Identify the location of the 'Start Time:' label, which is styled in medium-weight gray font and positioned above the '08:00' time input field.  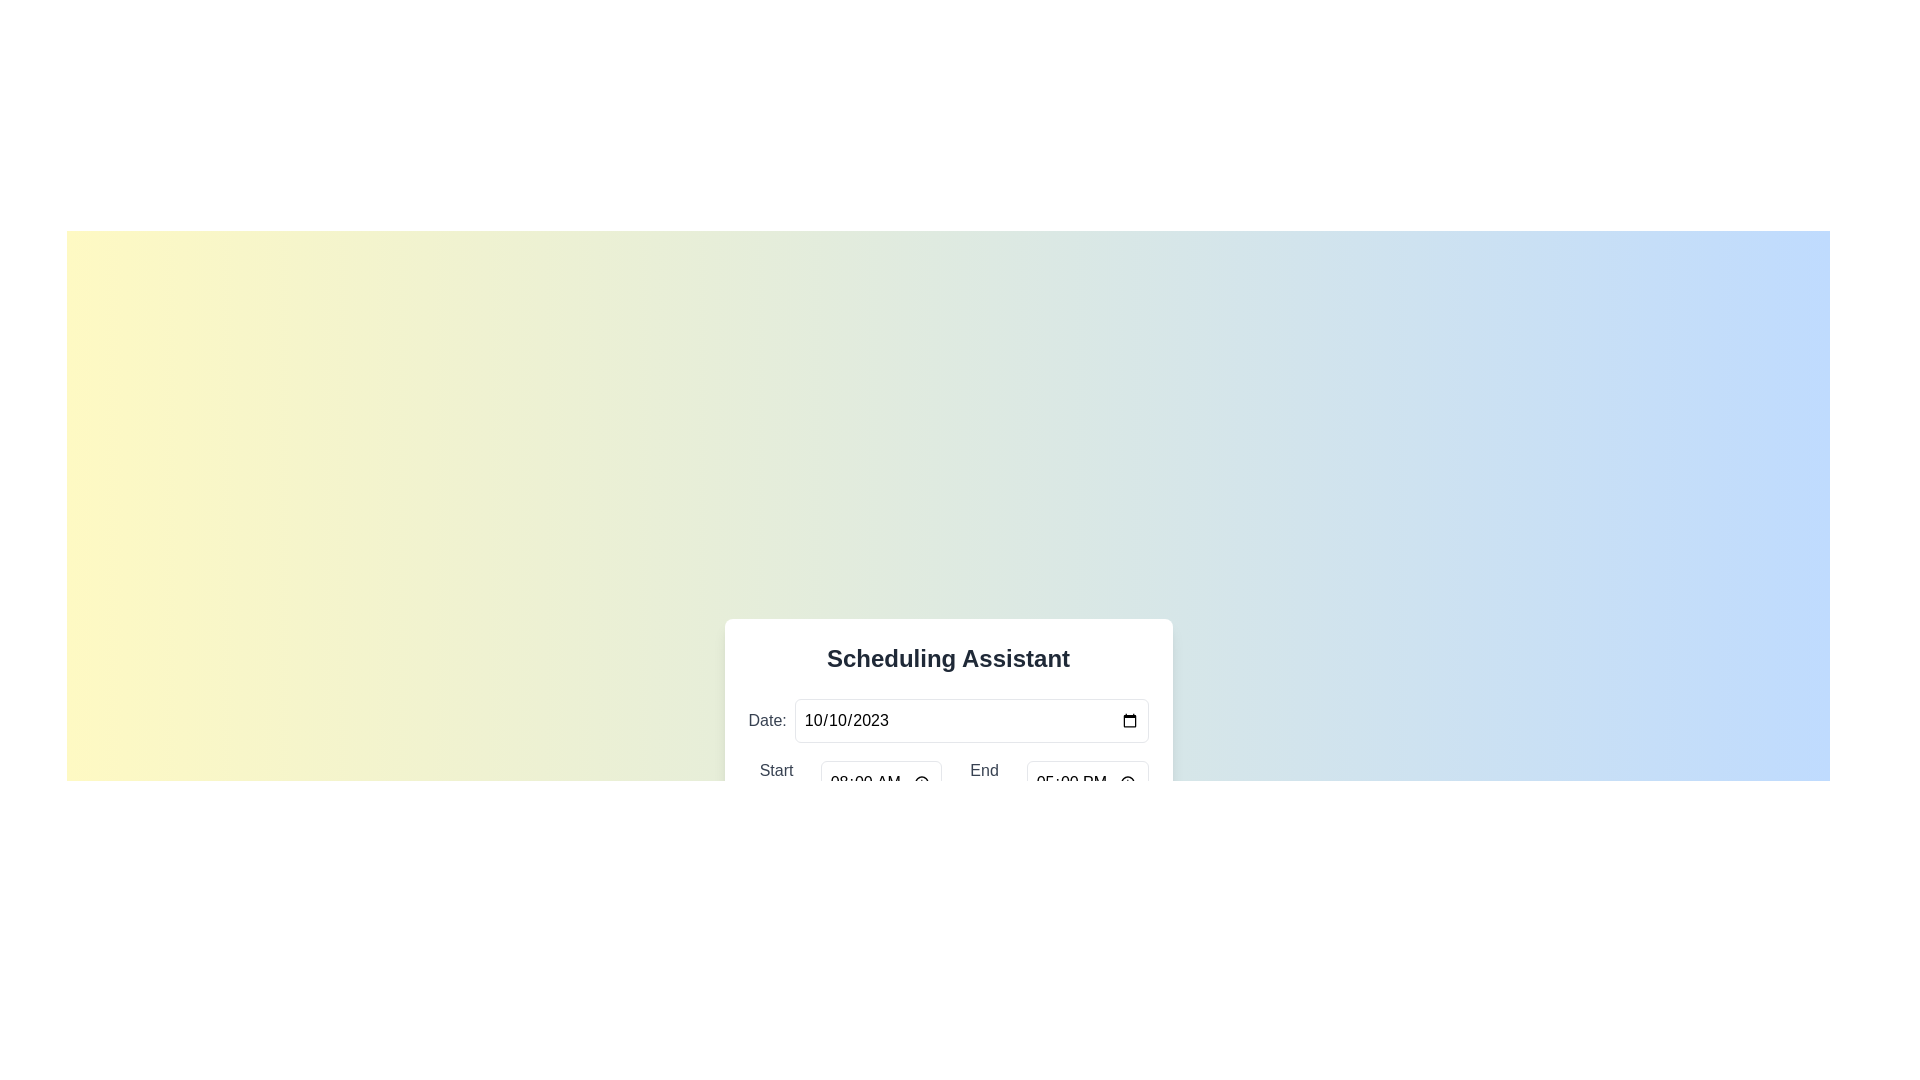
(775, 782).